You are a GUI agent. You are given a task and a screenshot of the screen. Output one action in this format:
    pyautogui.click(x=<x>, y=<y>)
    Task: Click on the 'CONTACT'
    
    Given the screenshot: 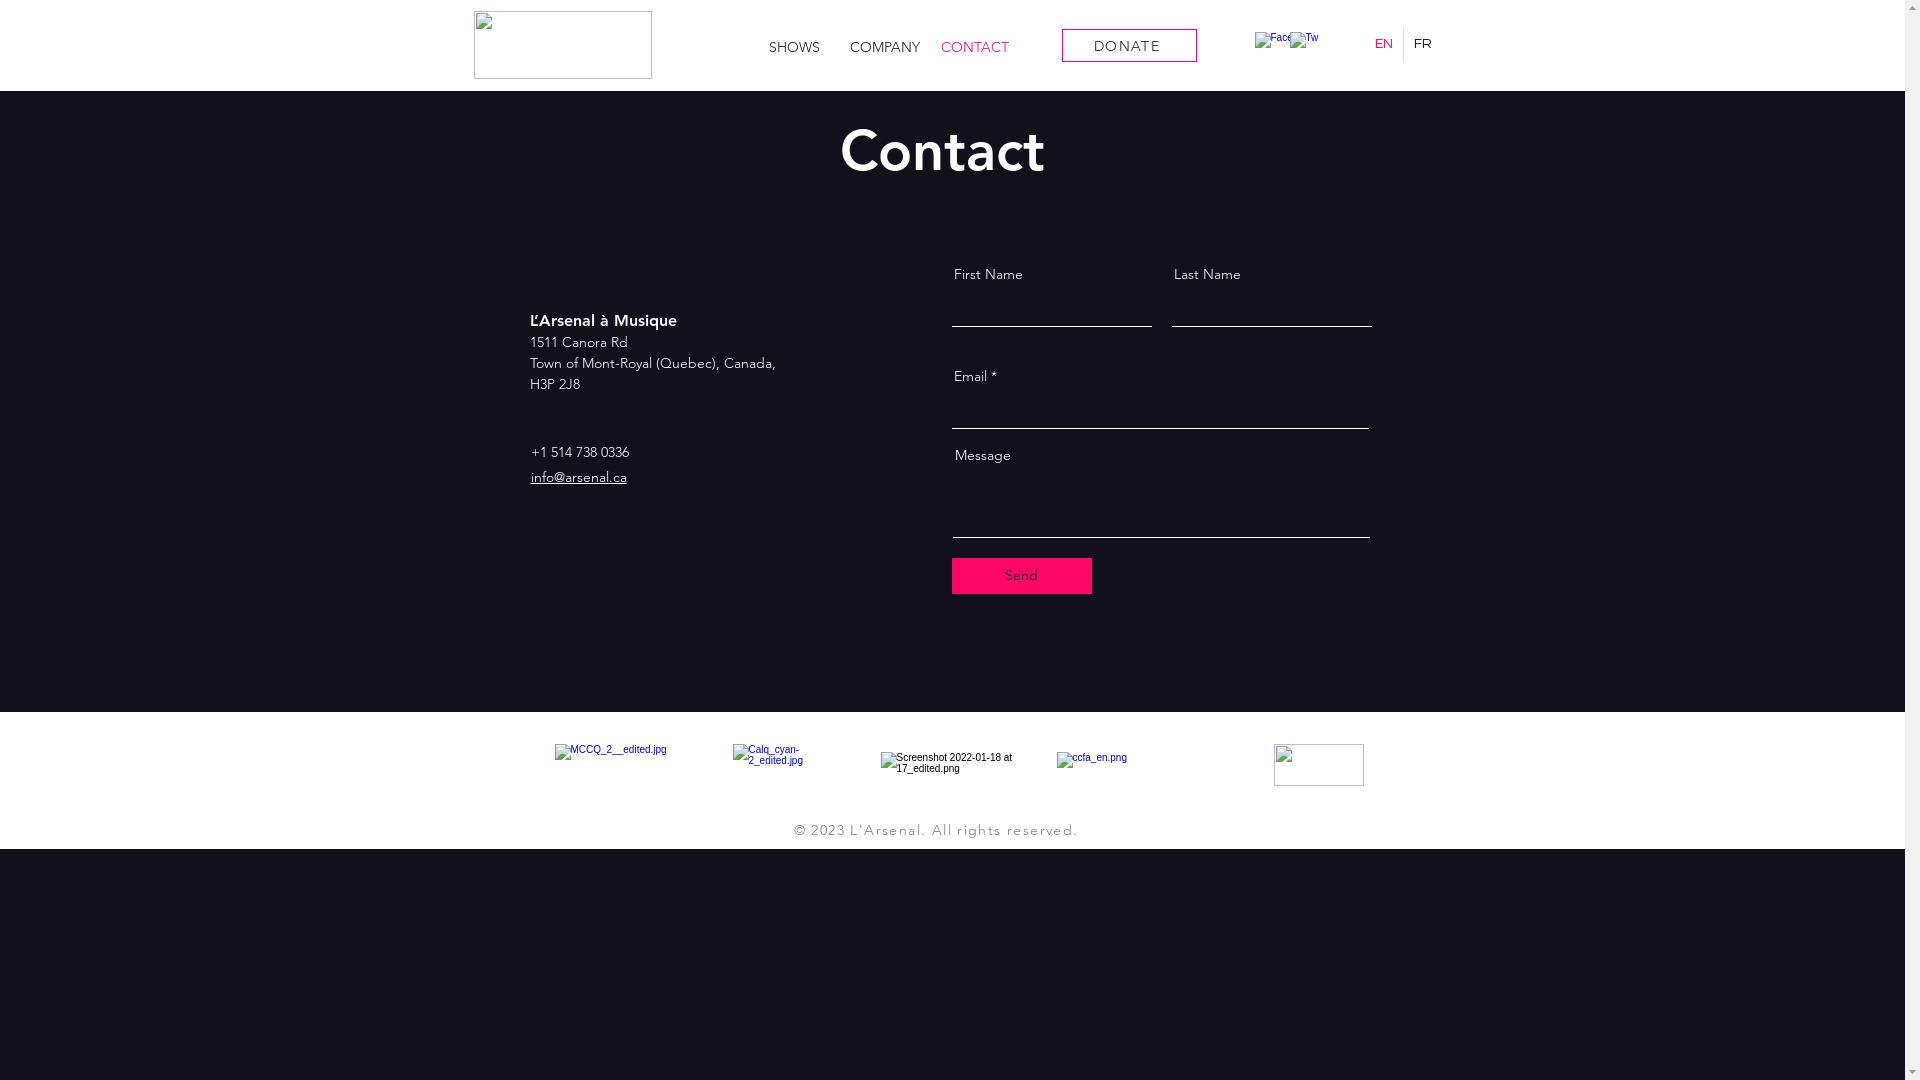 What is the action you would take?
    pyautogui.click(x=929, y=46)
    